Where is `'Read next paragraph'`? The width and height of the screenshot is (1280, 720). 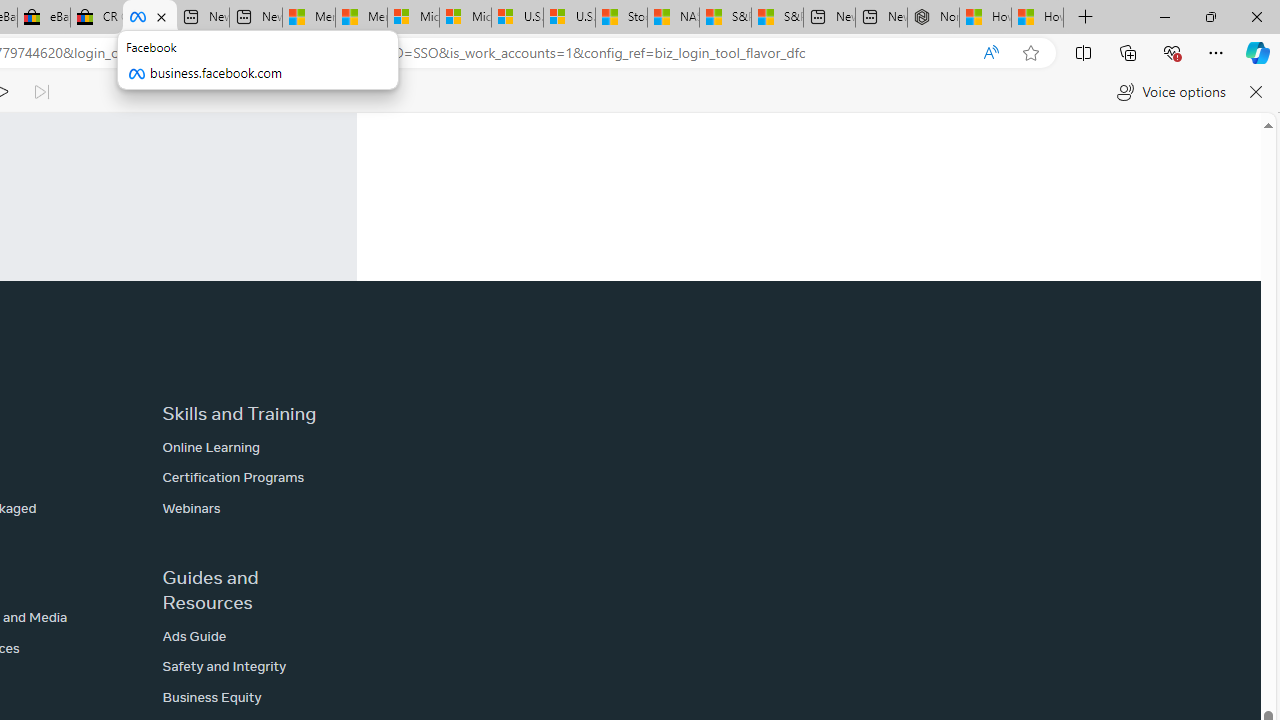
'Read next paragraph' is located at coordinates (40, 92).